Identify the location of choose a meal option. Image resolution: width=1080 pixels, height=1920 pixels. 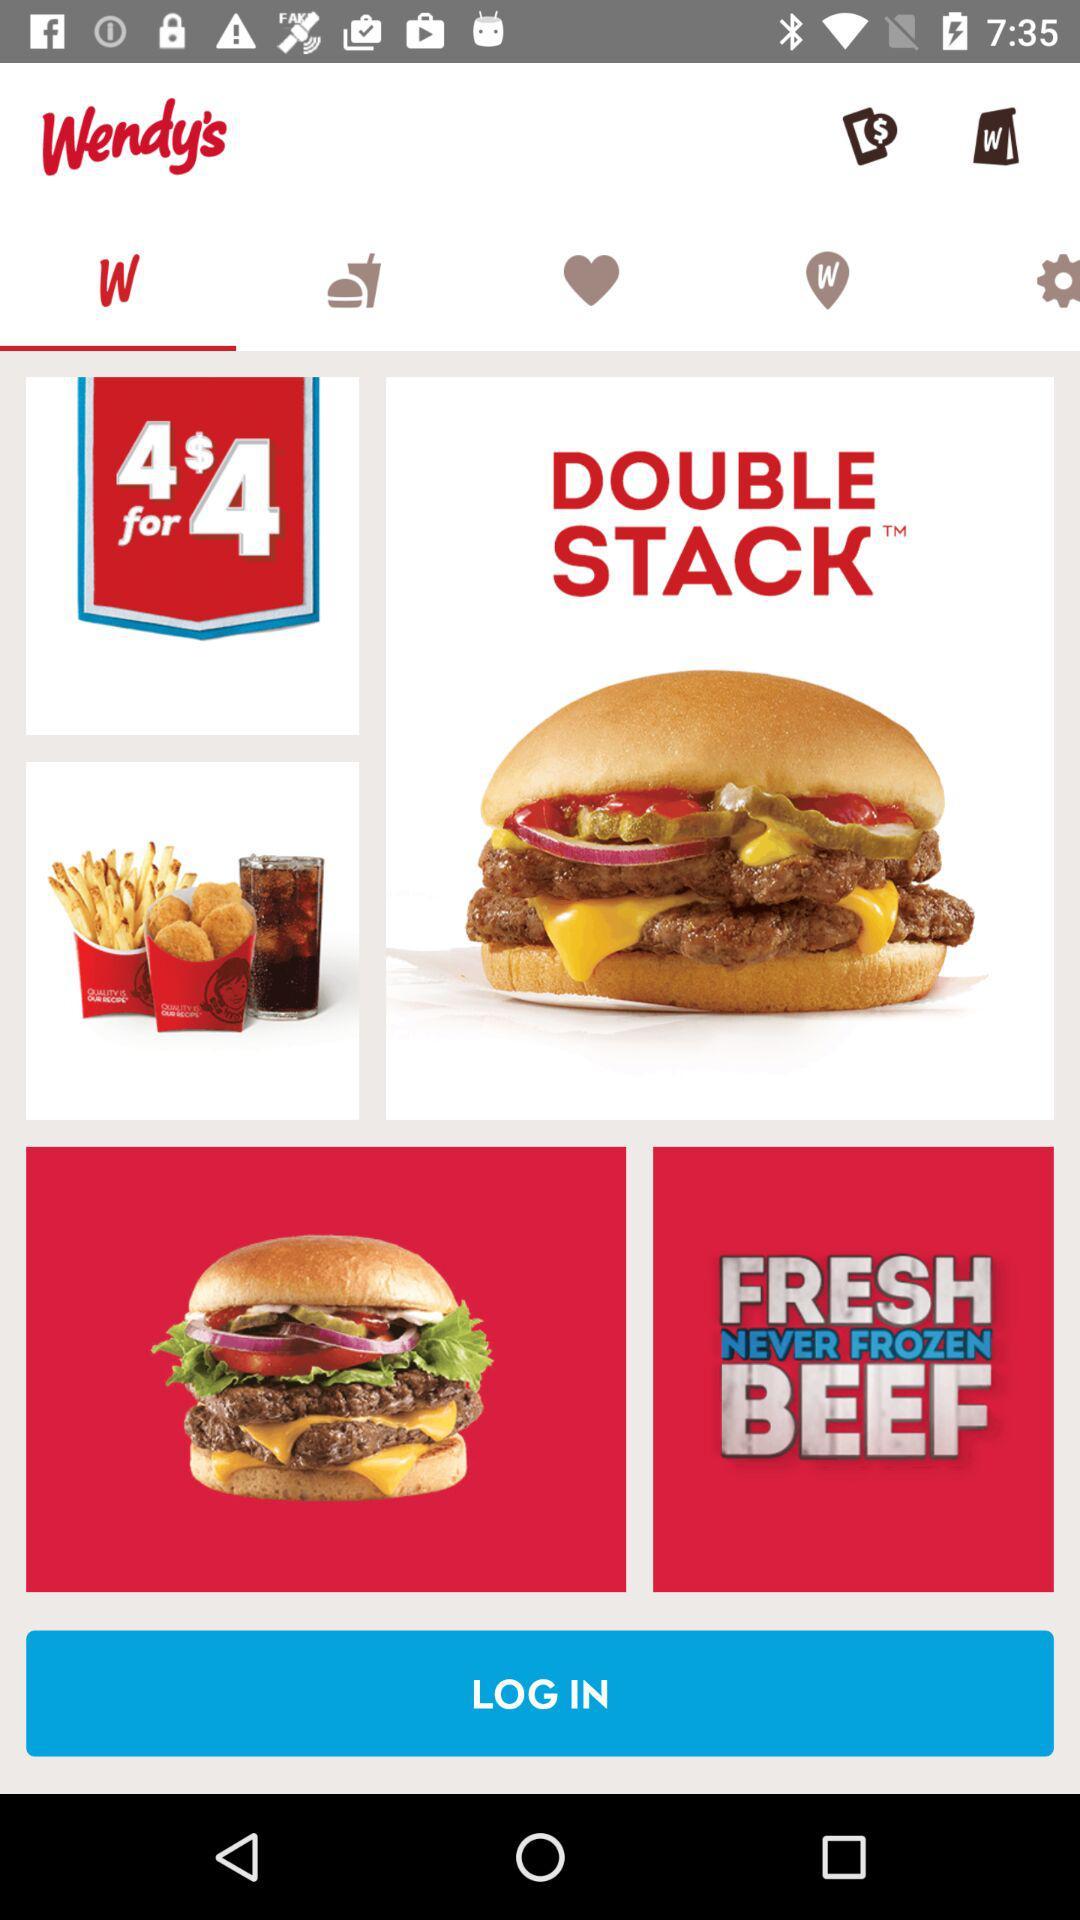
(325, 1368).